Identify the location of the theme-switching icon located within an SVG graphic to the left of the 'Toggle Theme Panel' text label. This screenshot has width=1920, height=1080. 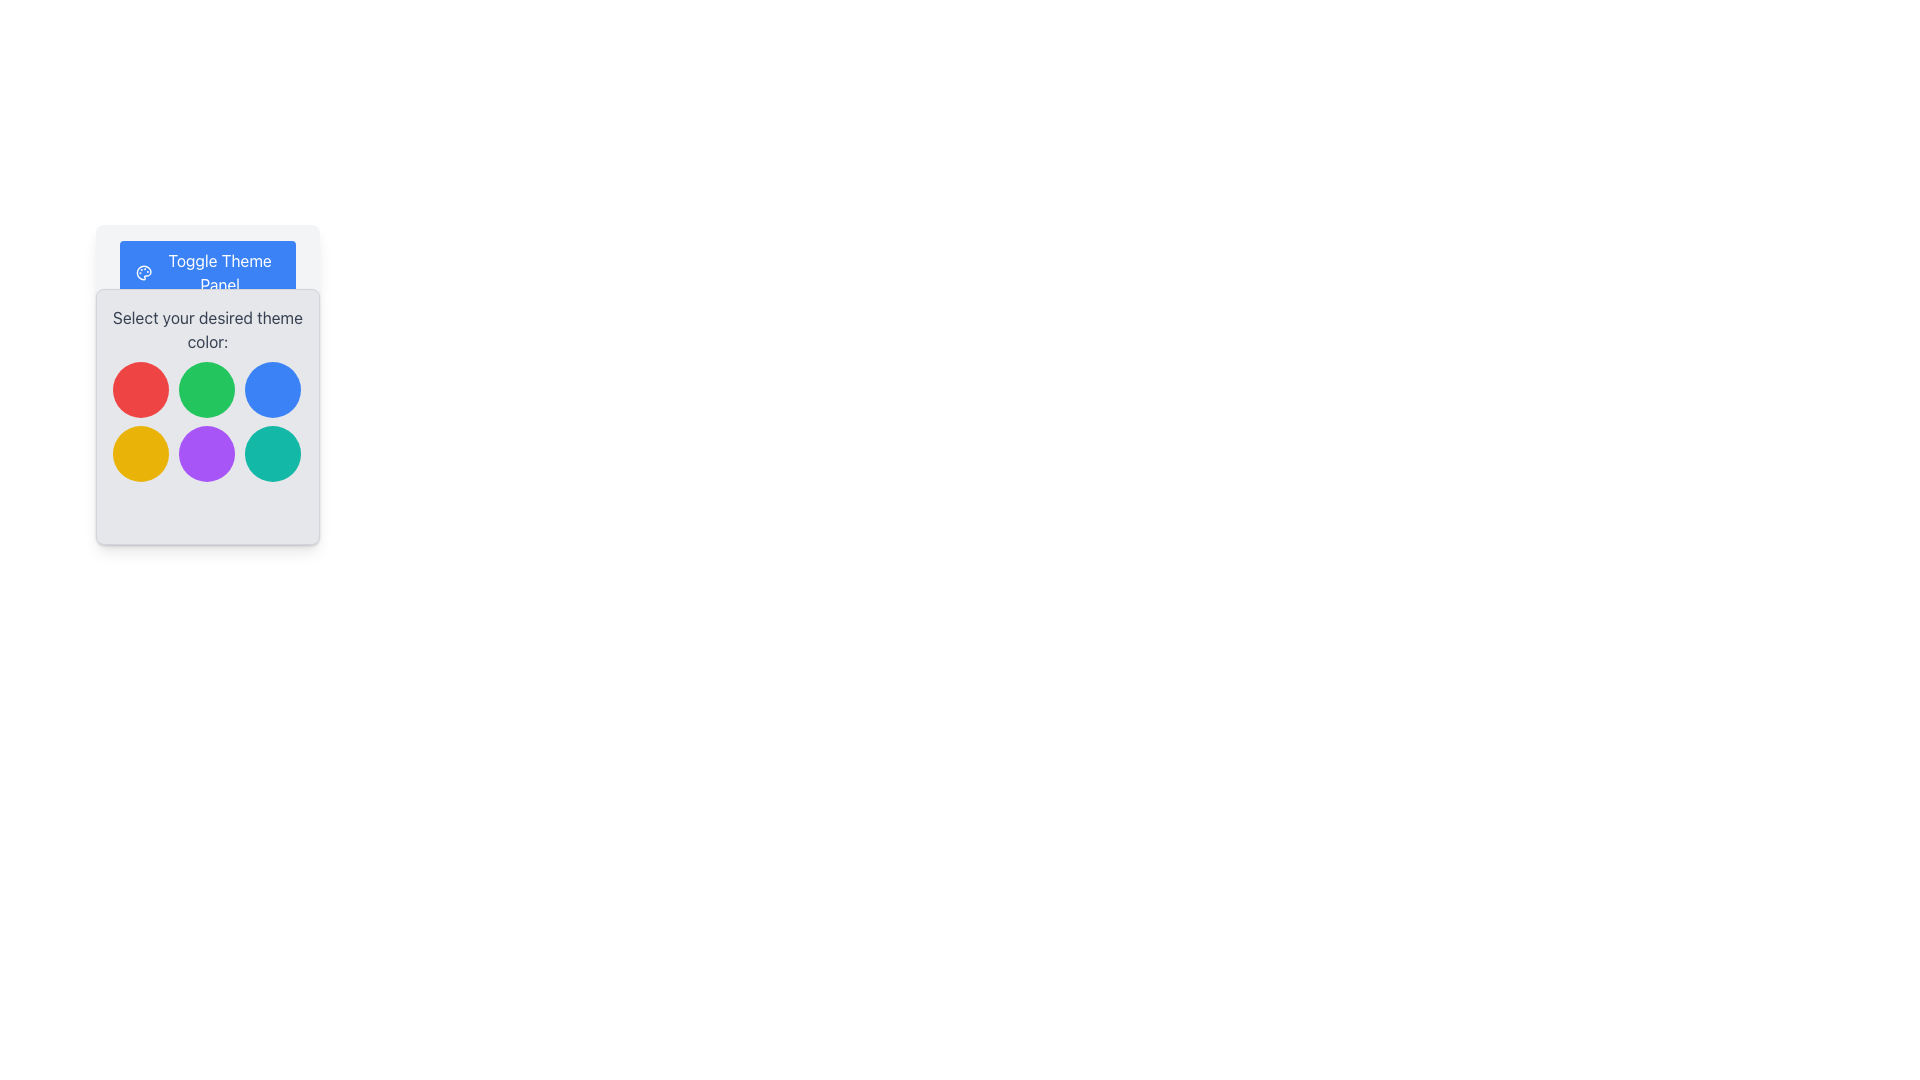
(143, 273).